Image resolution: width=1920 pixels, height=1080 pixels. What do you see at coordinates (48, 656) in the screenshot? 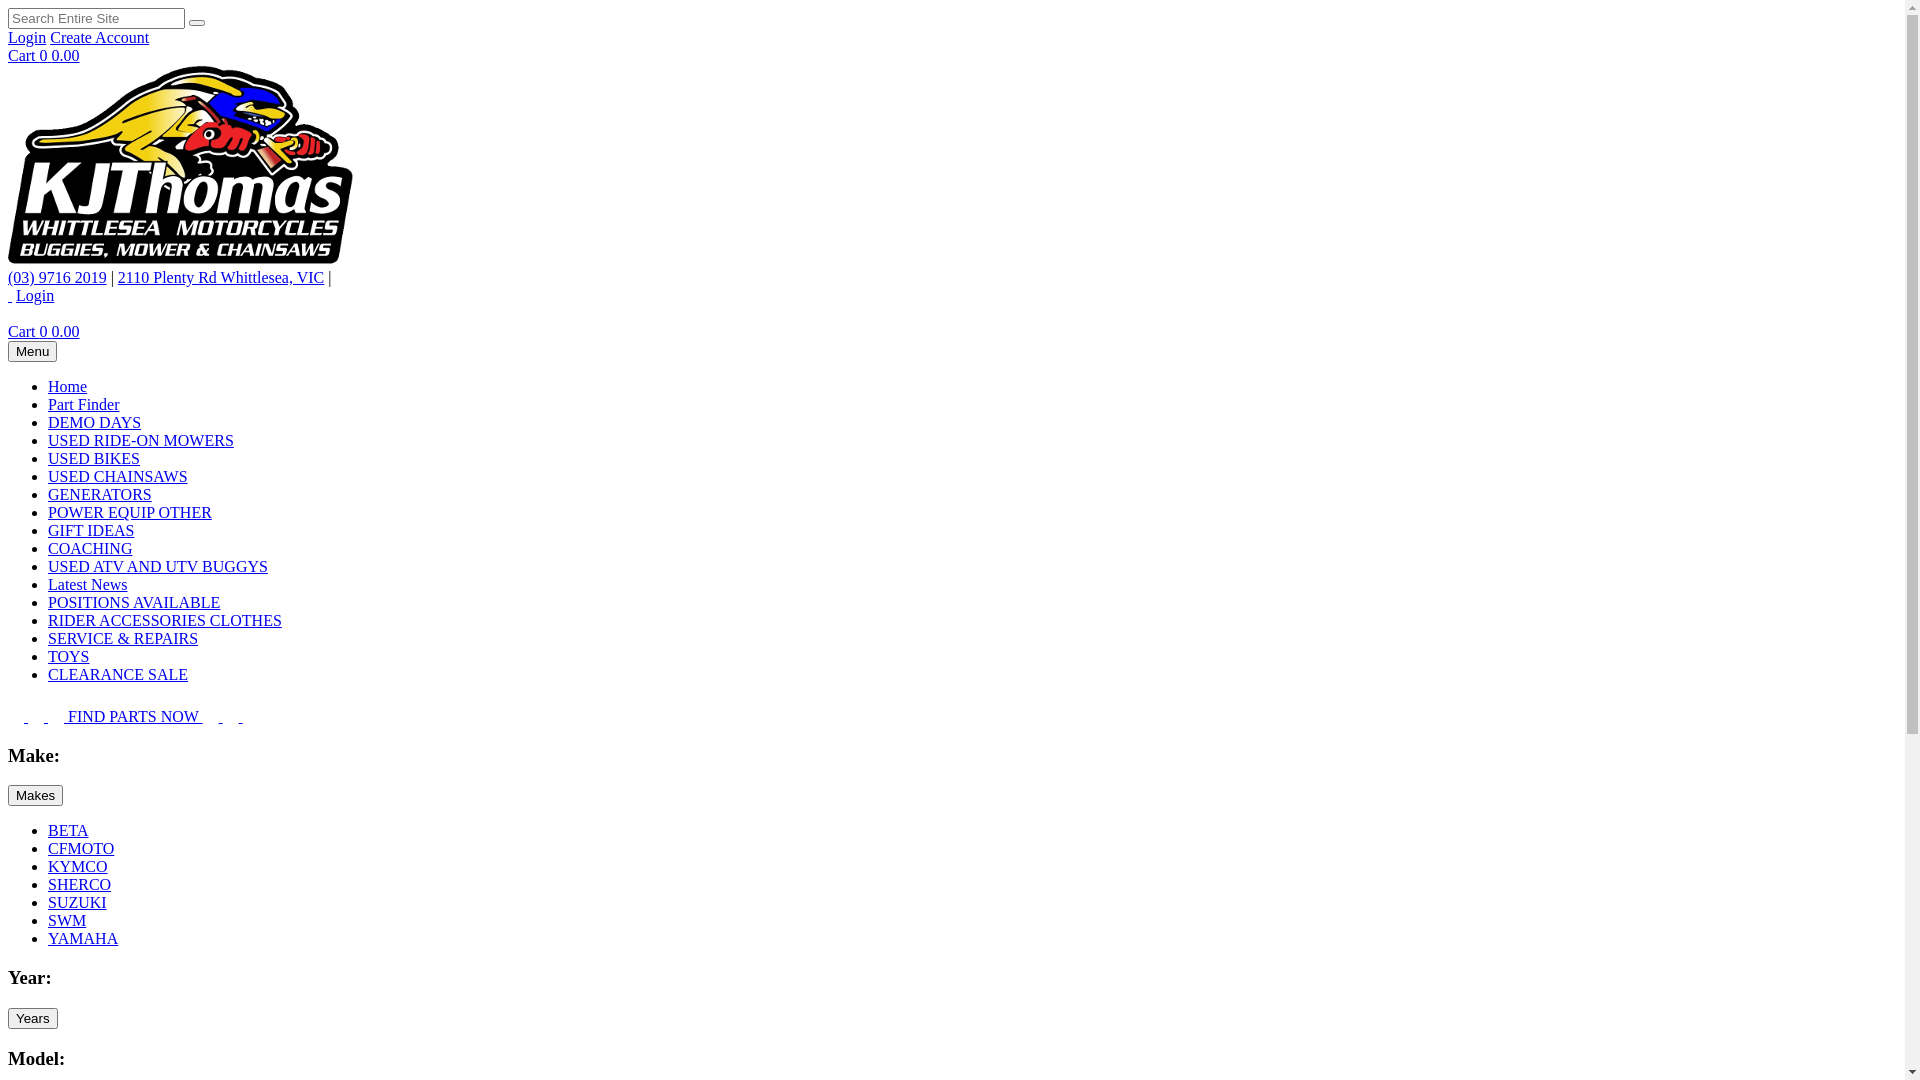
I see `'TOYS'` at bounding box center [48, 656].